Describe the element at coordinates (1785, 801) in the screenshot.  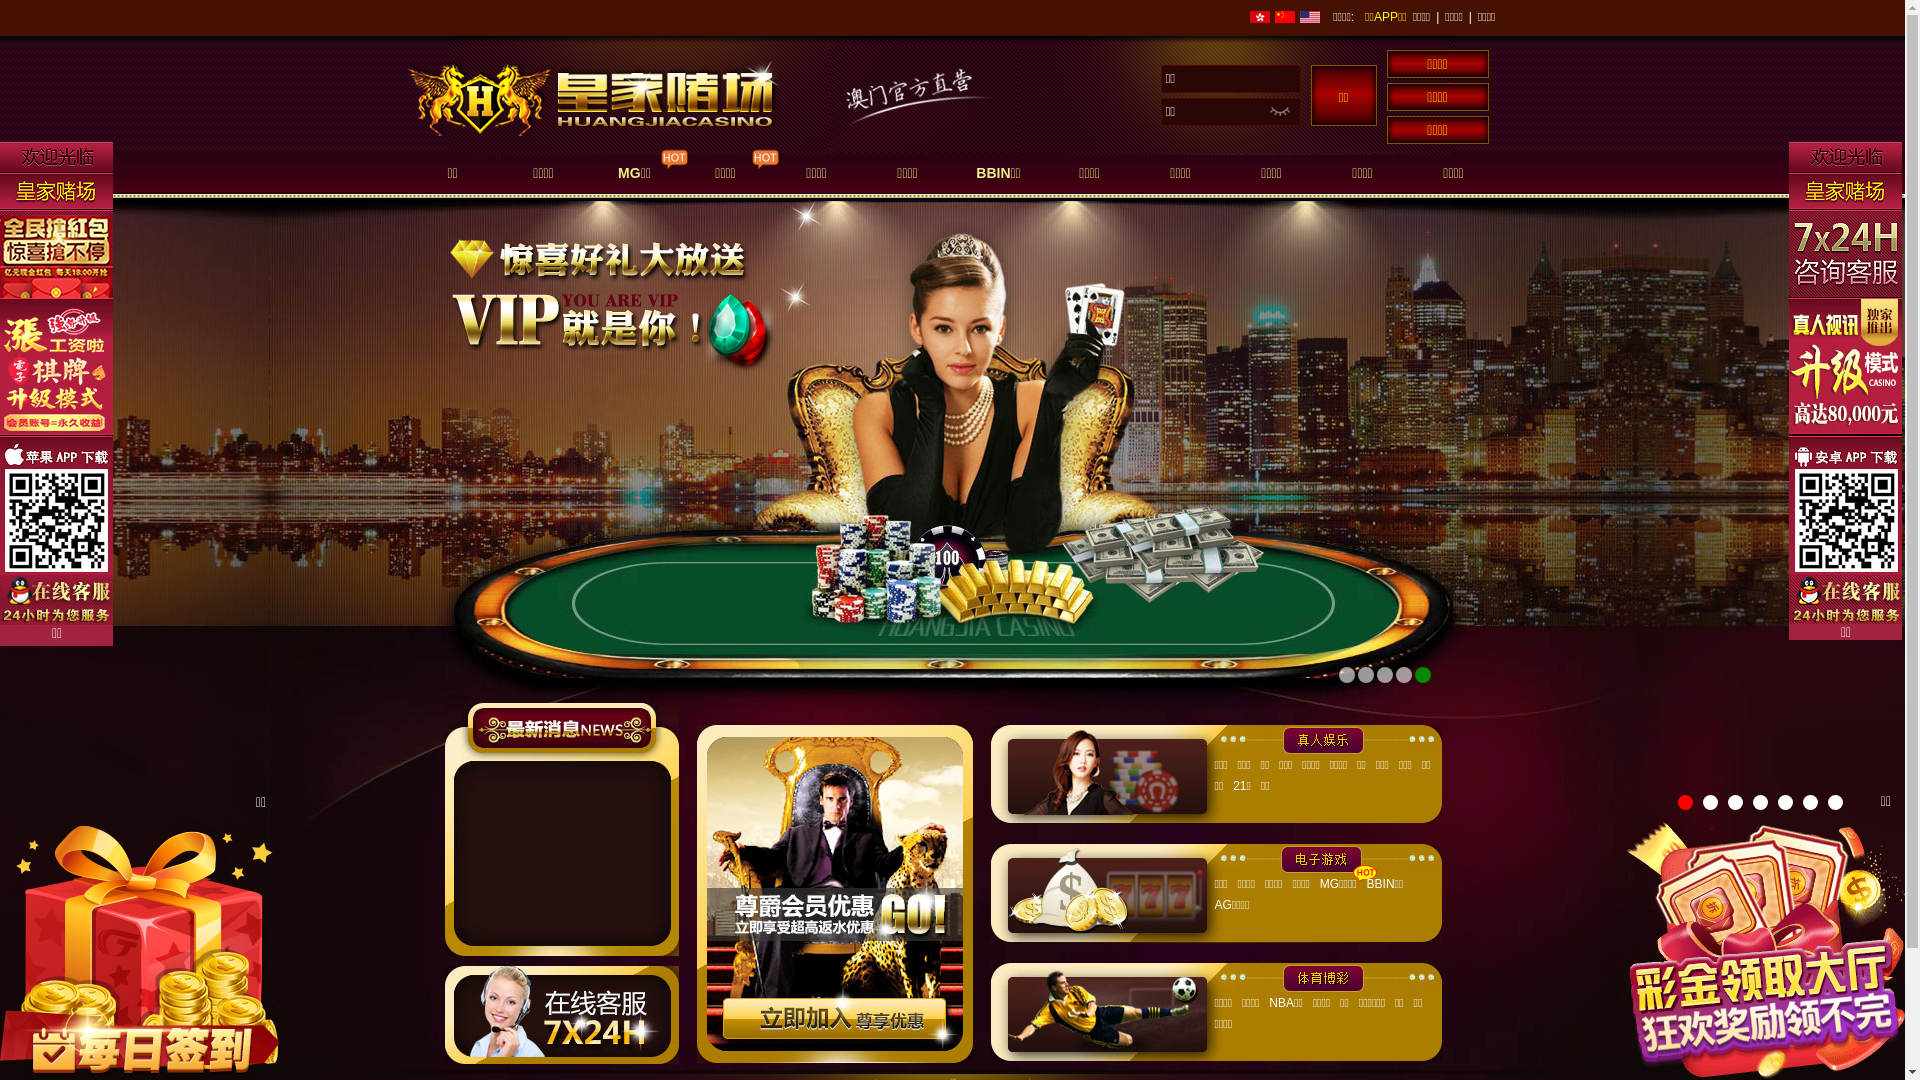
I see `'5'` at that location.